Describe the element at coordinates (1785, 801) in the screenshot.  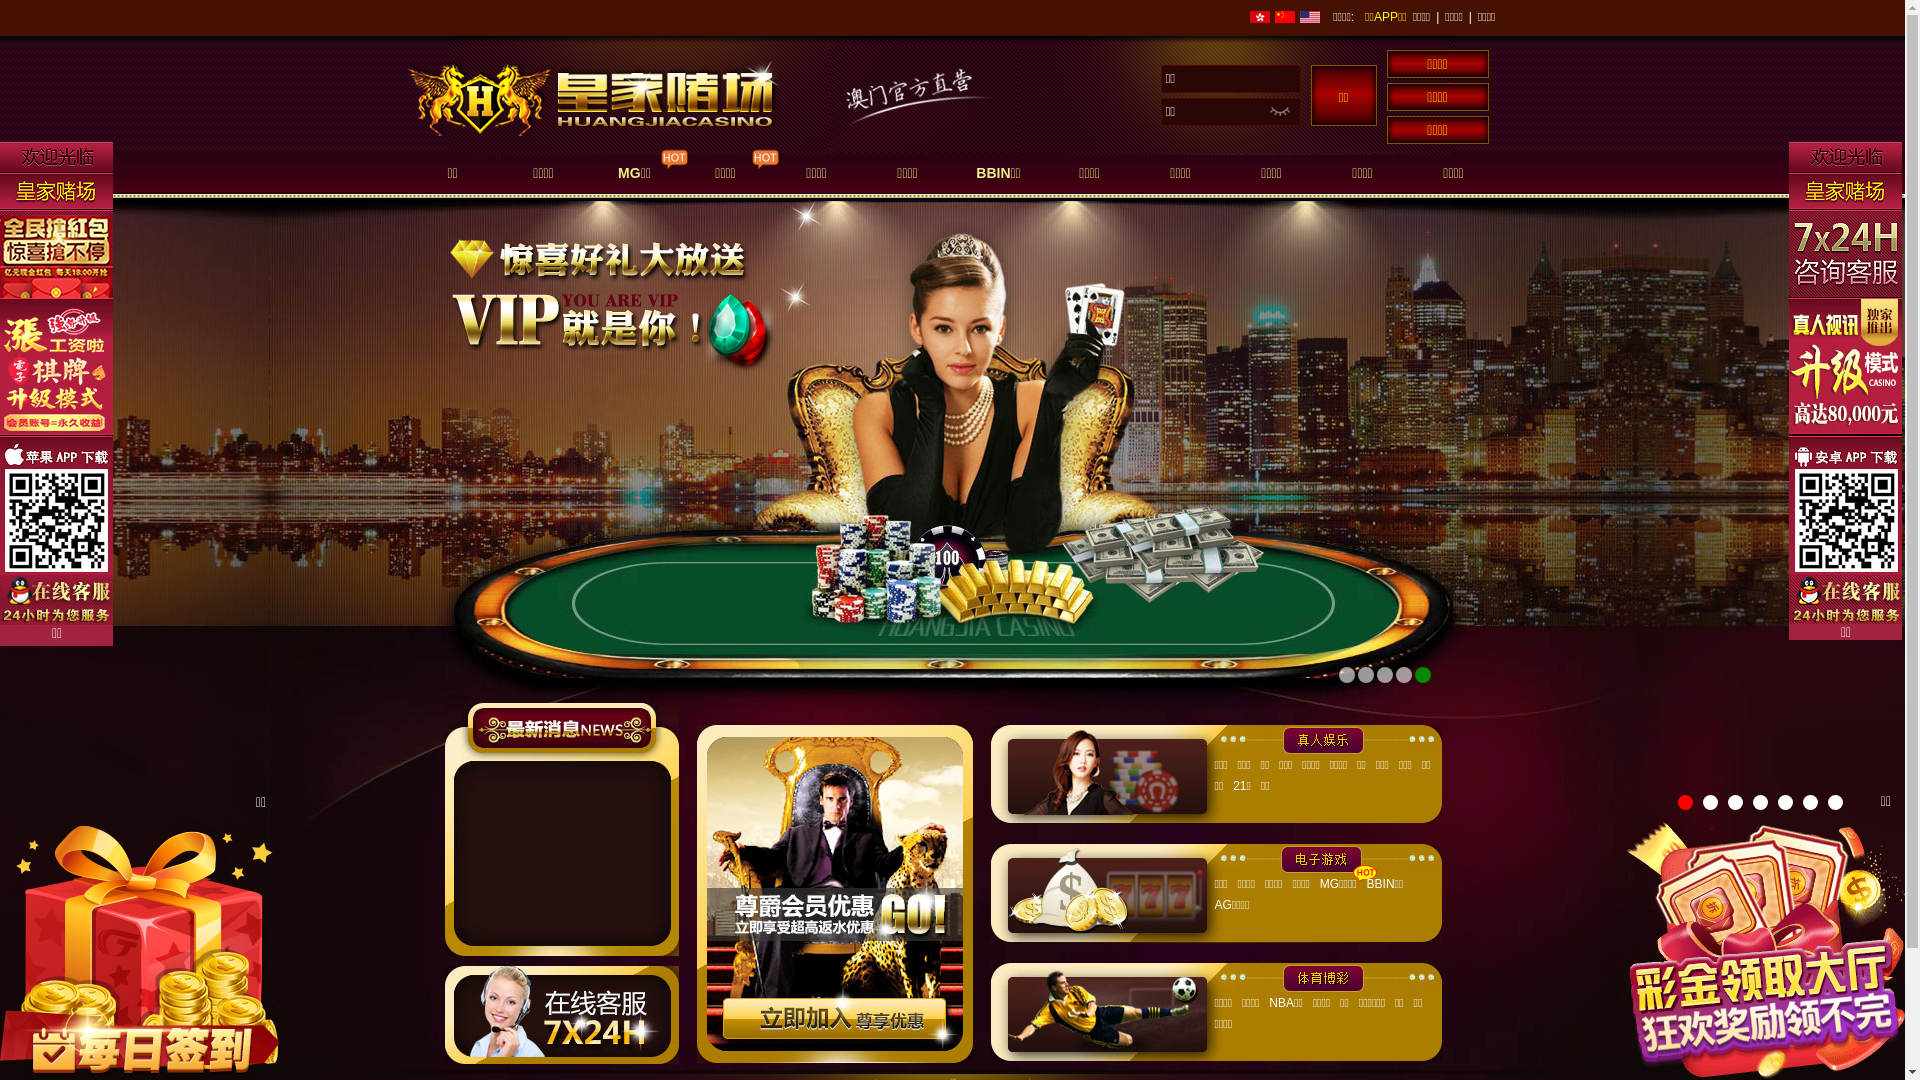
I see `'5'` at that location.